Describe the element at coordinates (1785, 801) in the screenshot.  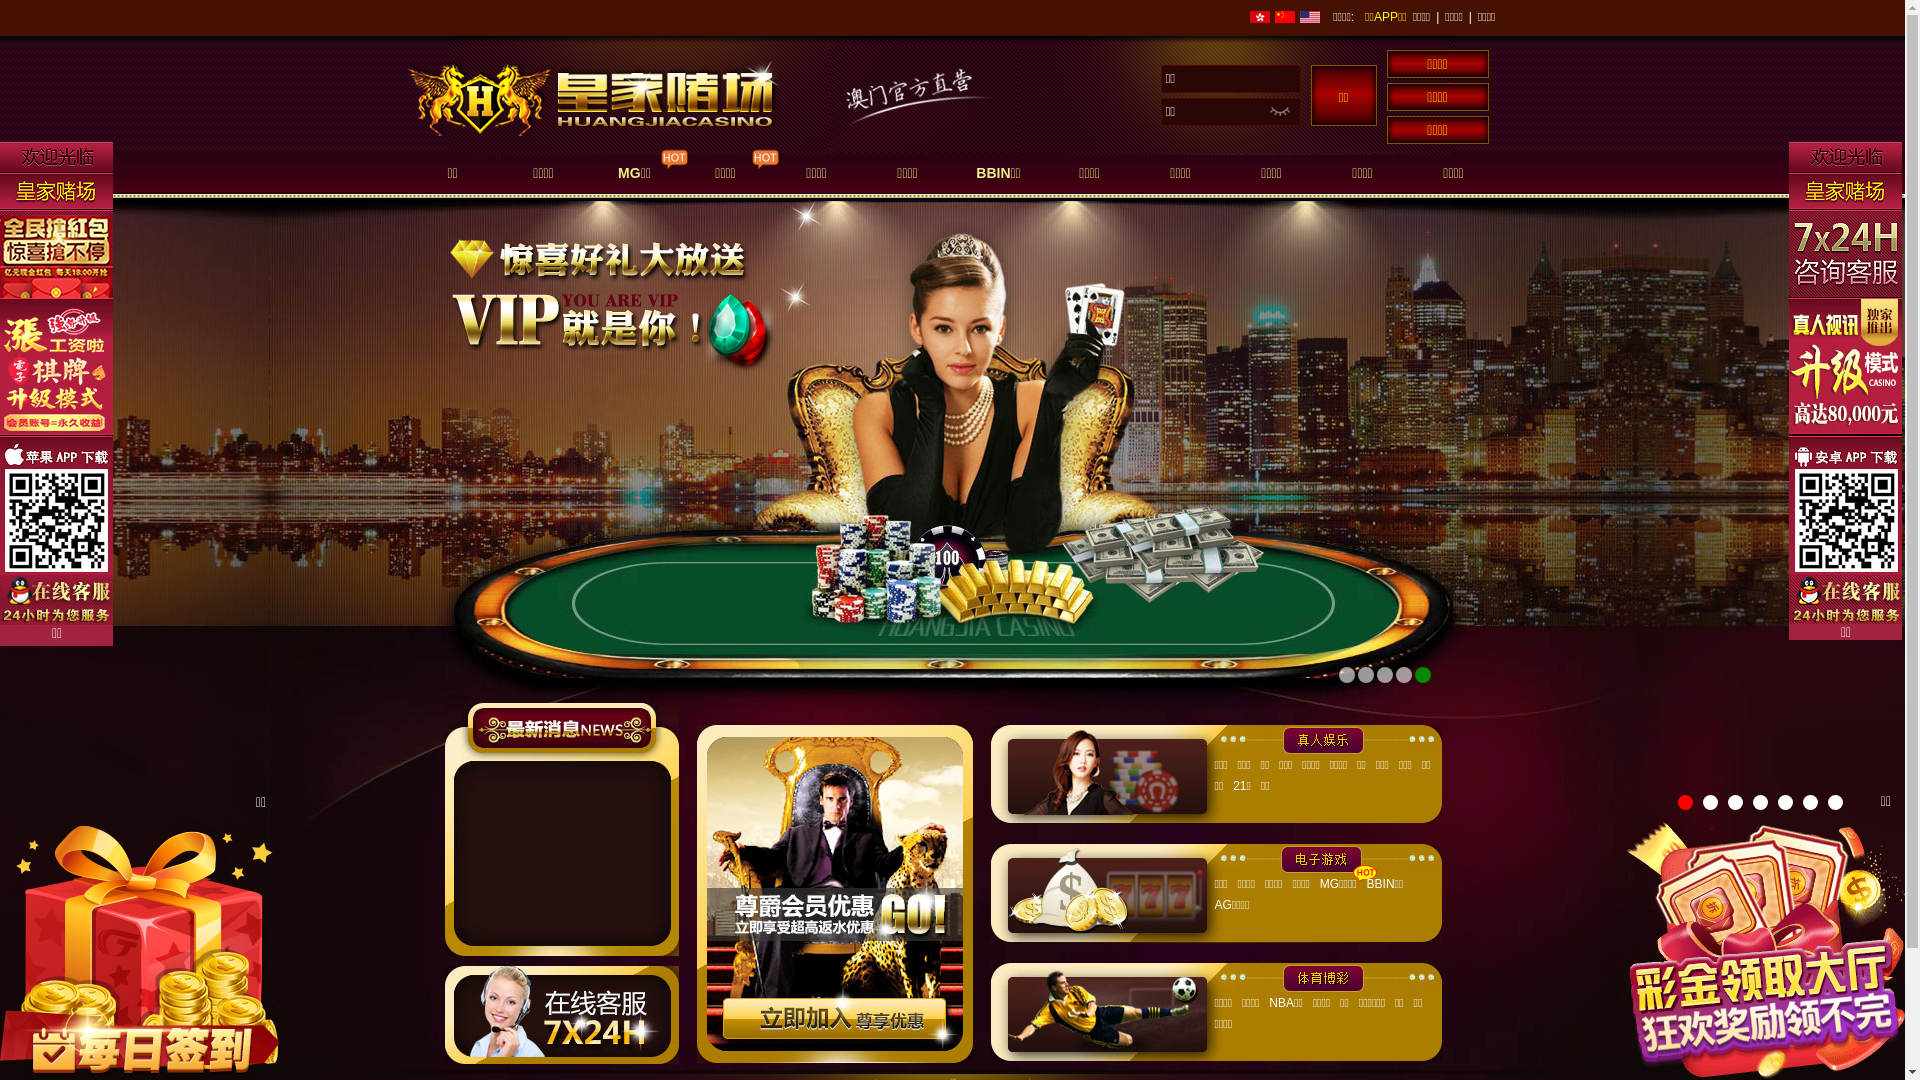
I see `'5'` at that location.